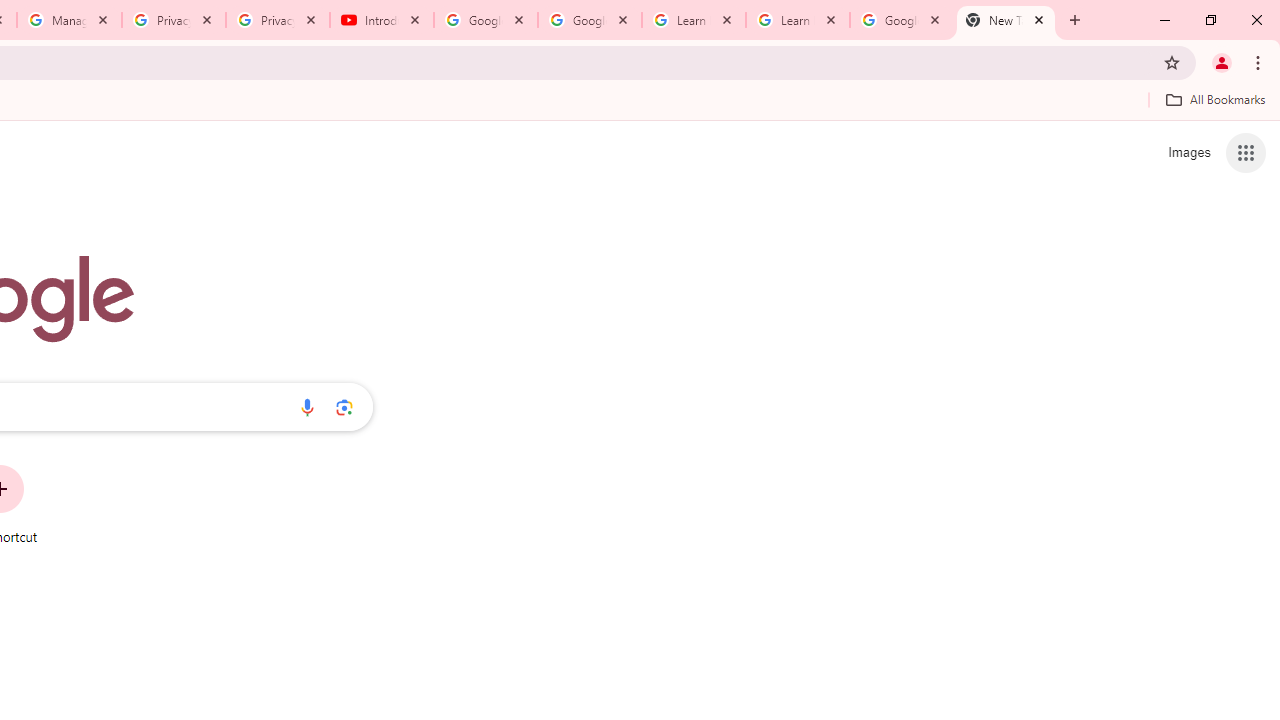 This screenshot has width=1280, height=720. I want to click on 'Search for Images ', so click(1189, 152).